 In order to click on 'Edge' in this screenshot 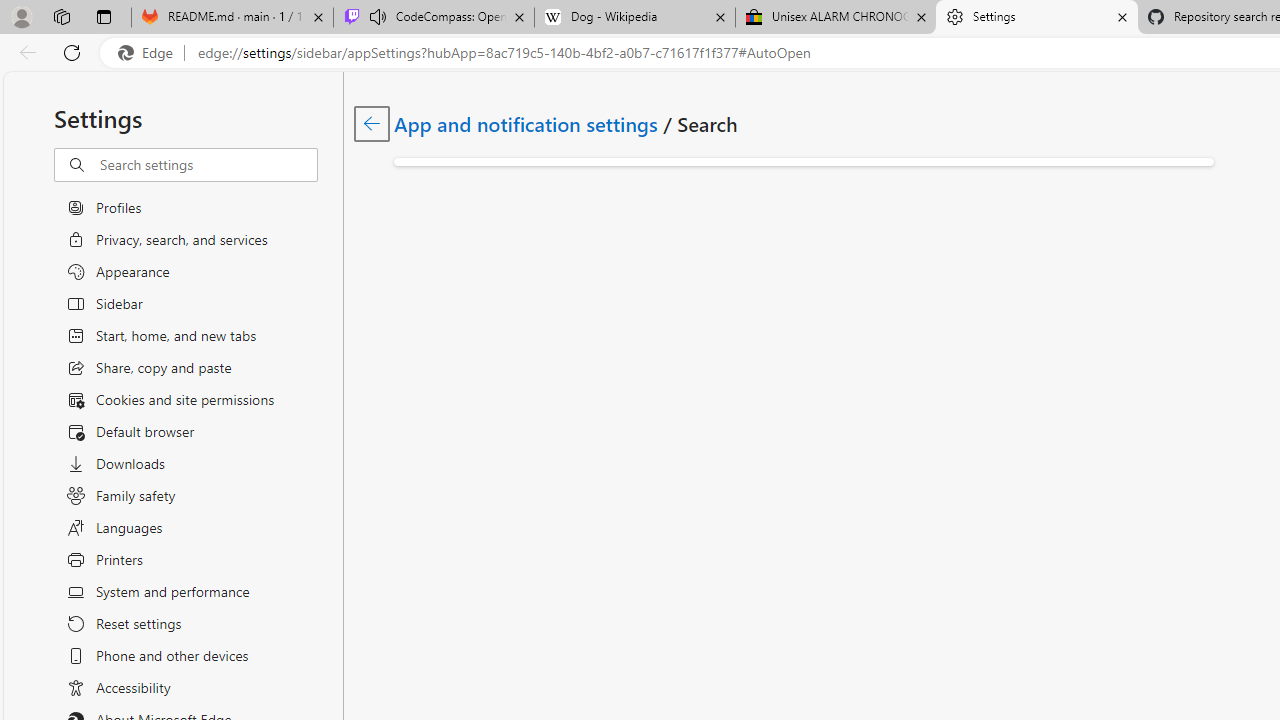, I will do `click(149, 52)`.